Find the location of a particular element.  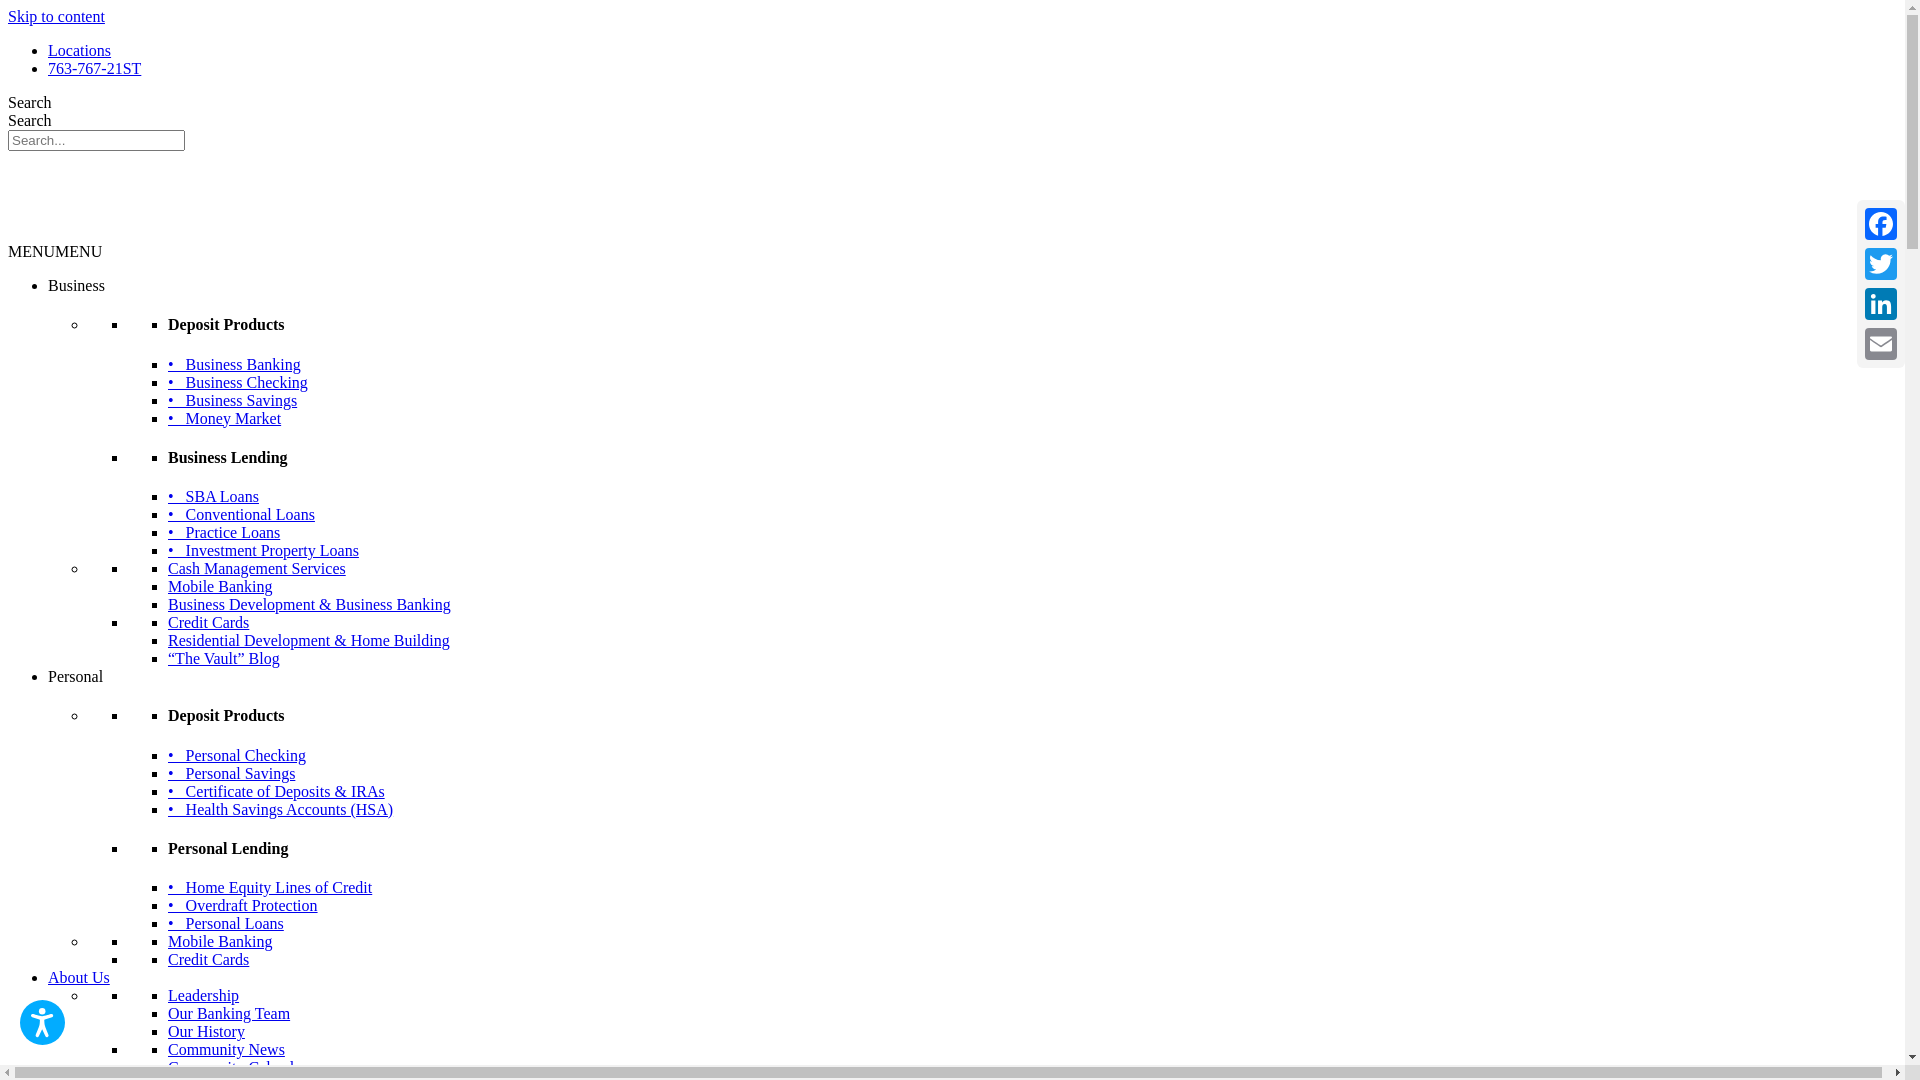

'Business' is located at coordinates (76, 285).